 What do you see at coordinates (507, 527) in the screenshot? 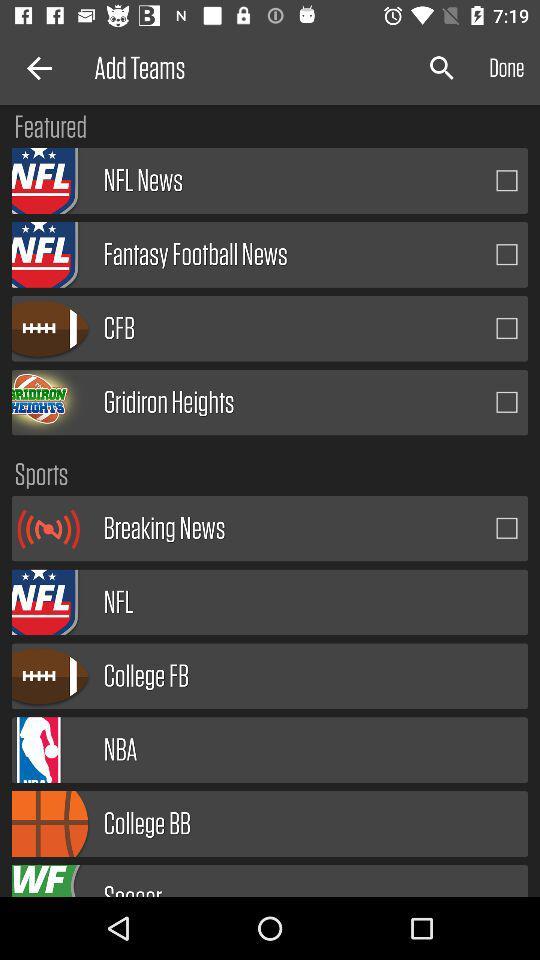
I see `checking this box will bring me breaking sports news alerts` at bounding box center [507, 527].